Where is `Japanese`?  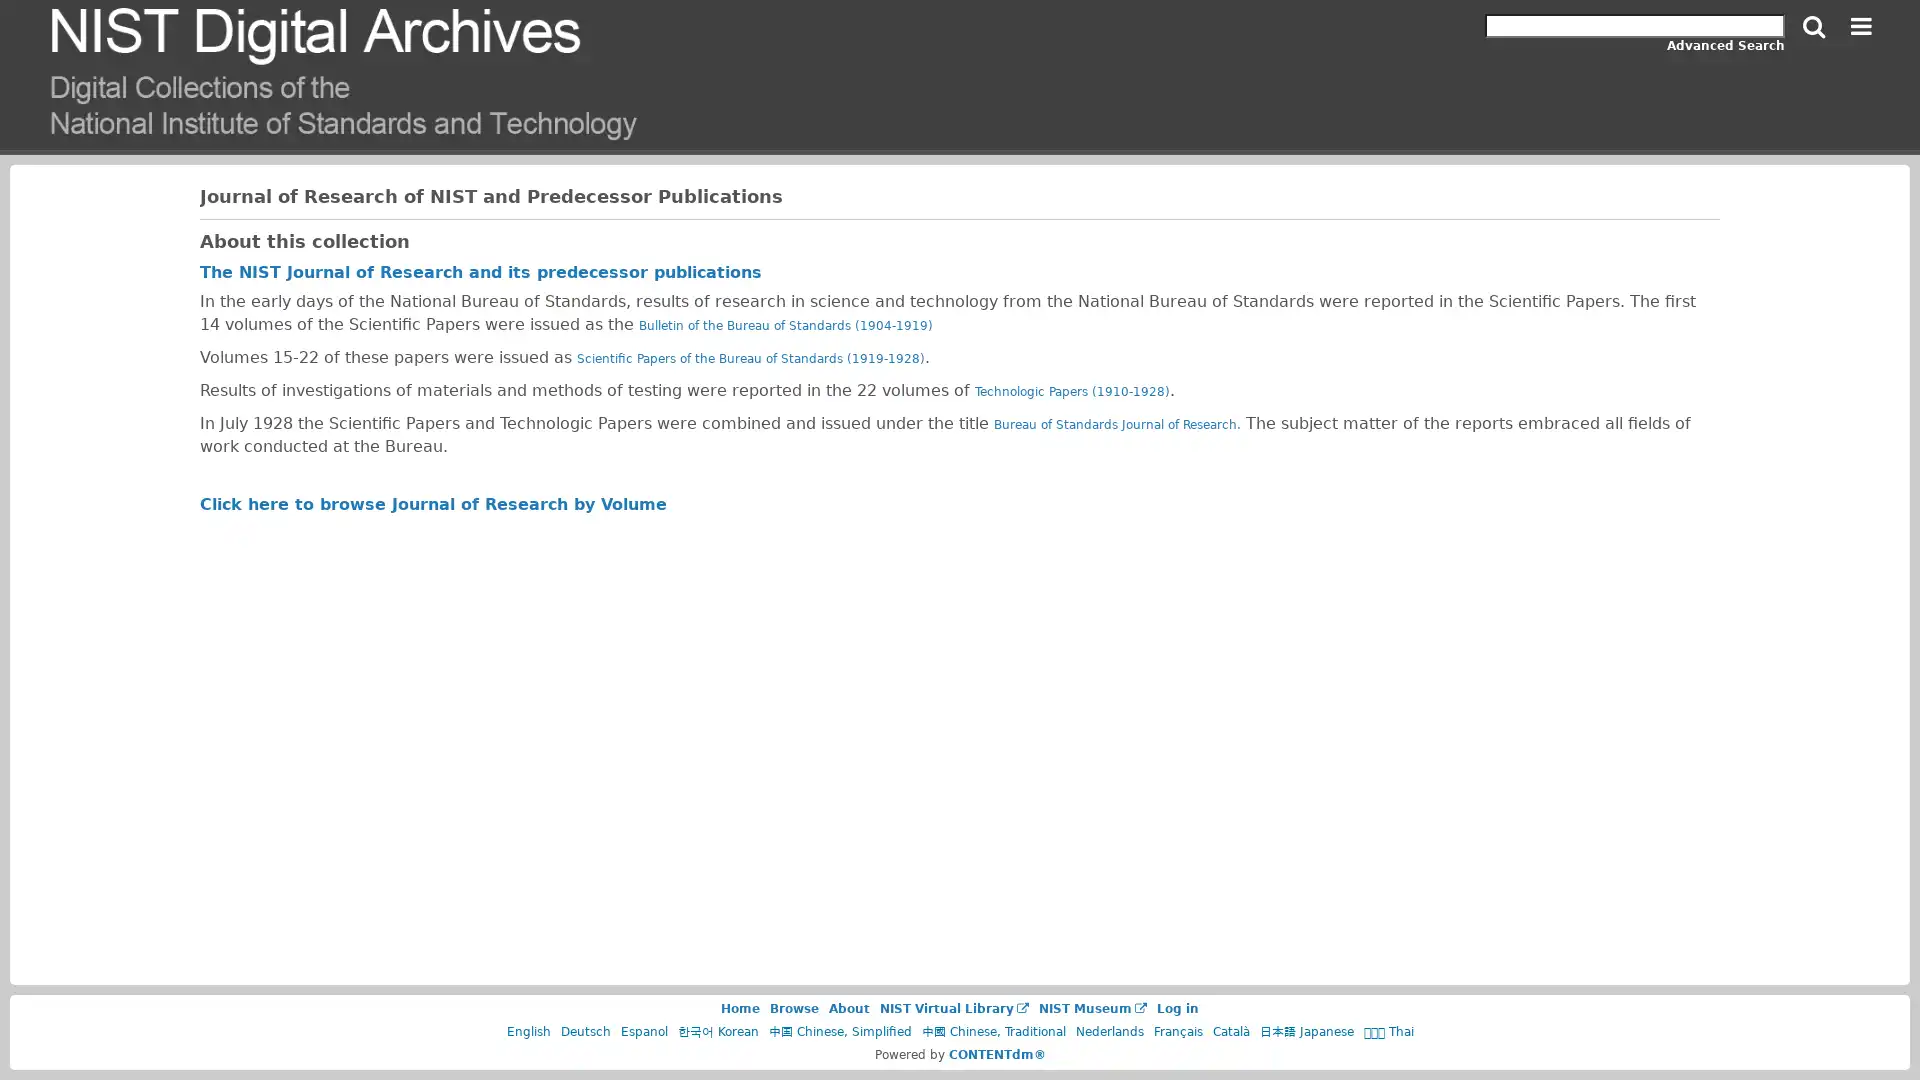
Japanese is located at coordinates (1305, 1032).